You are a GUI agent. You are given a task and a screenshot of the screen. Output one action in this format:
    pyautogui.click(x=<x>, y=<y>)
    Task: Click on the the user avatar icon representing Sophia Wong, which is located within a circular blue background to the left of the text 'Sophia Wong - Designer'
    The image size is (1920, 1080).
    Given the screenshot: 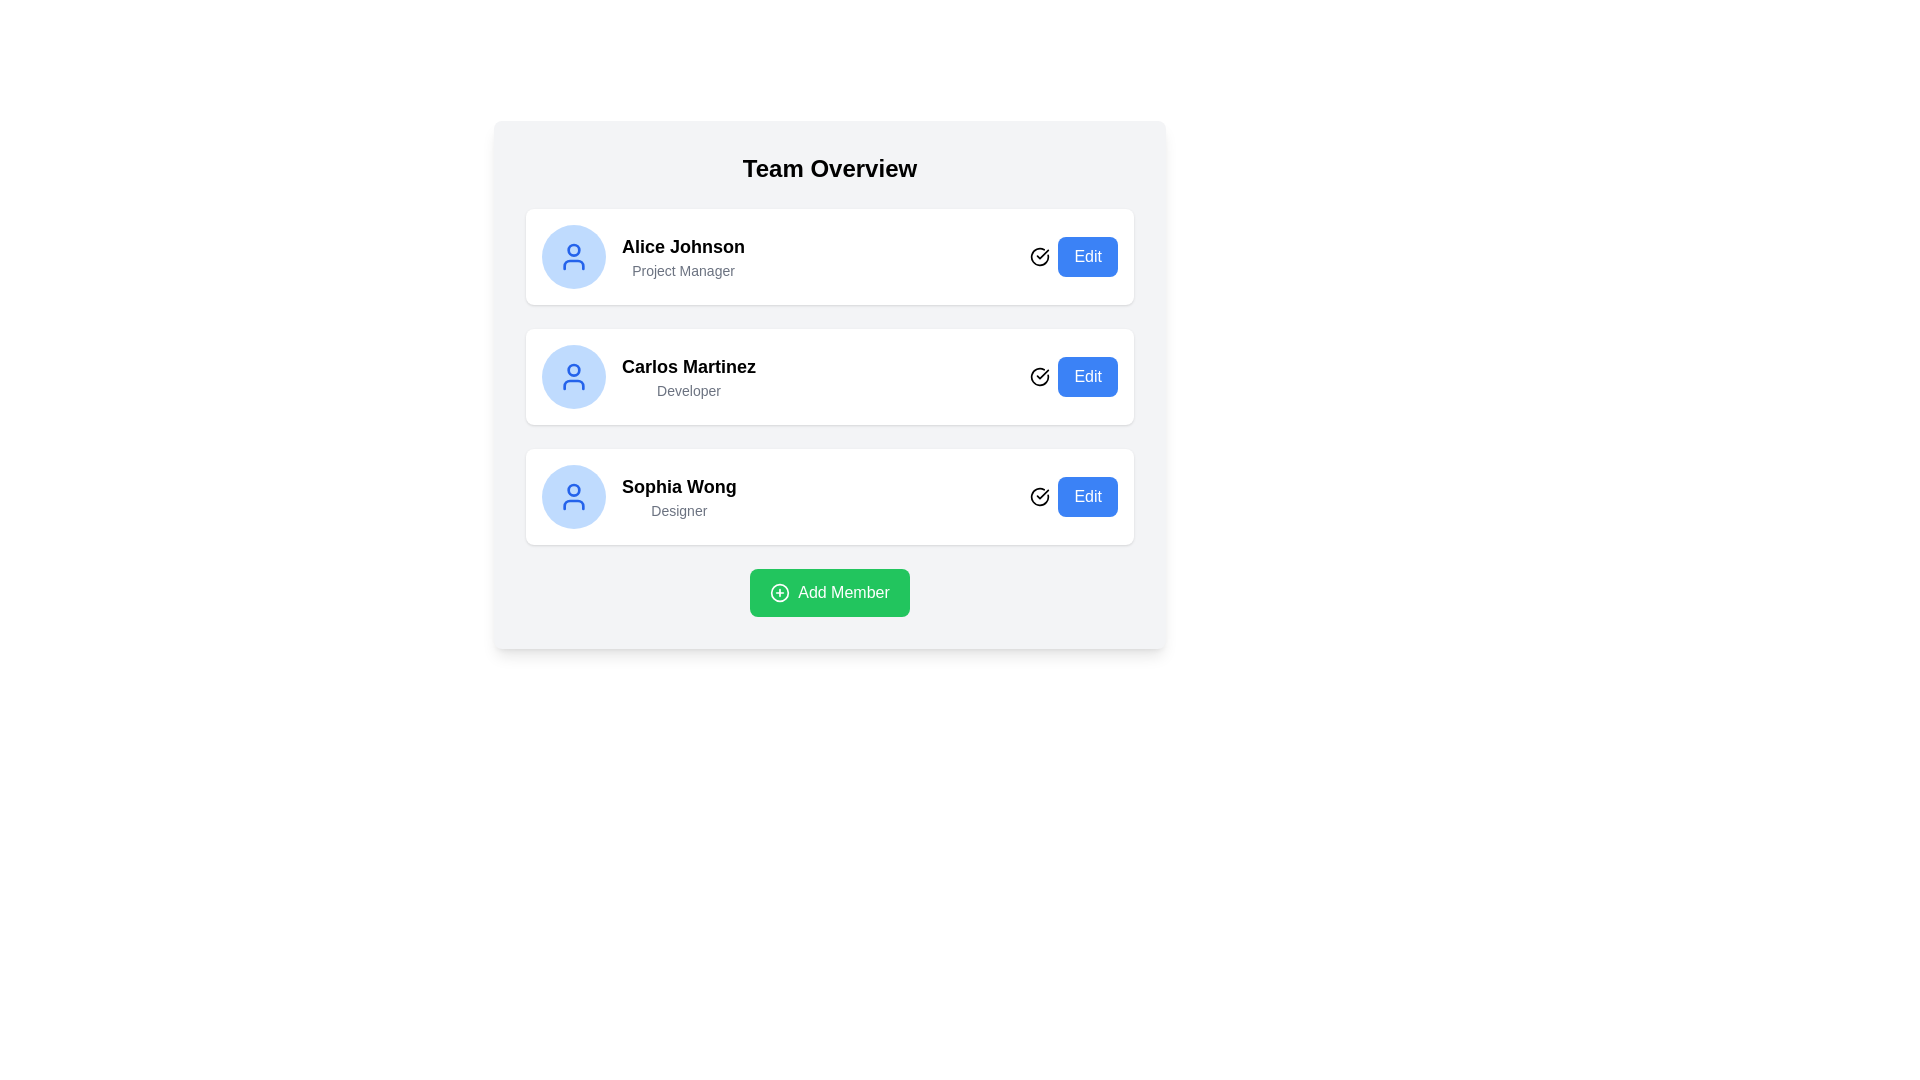 What is the action you would take?
    pyautogui.click(x=573, y=496)
    